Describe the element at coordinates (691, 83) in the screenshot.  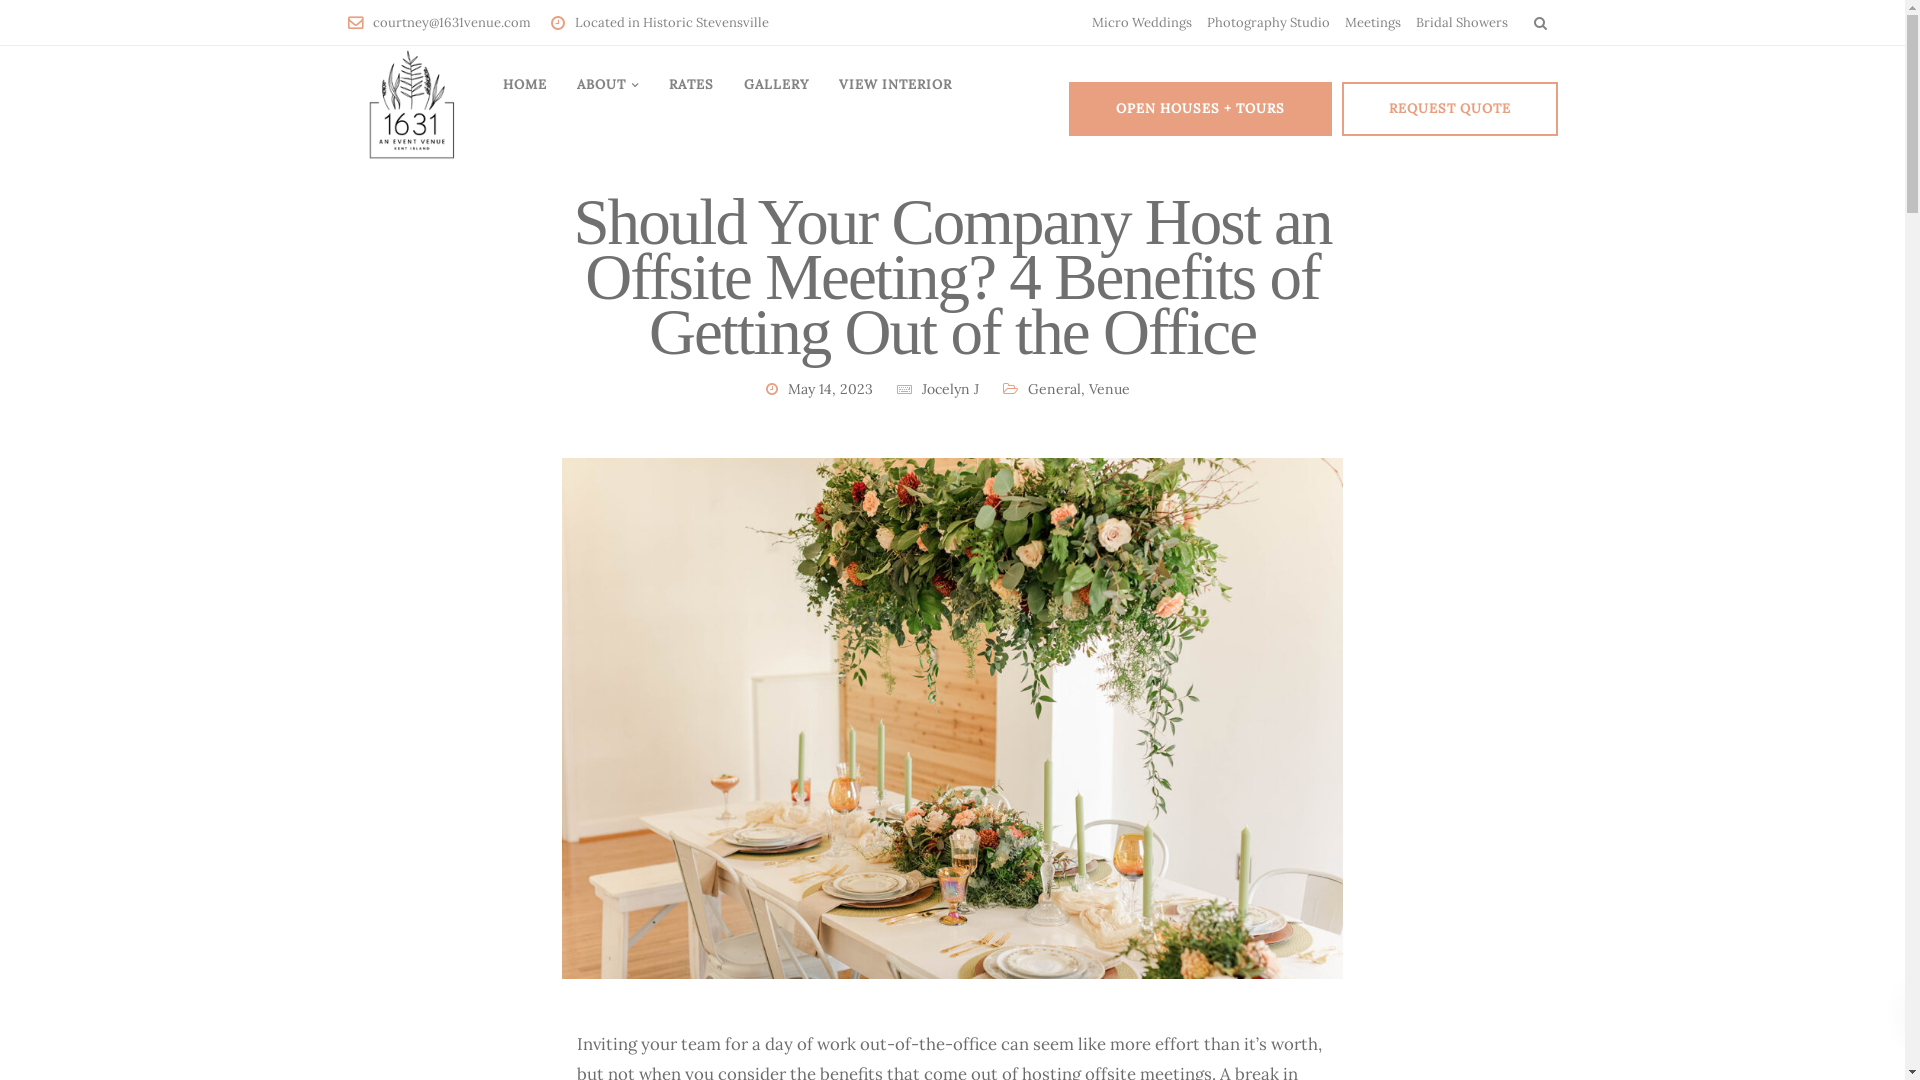
I see `'RATES'` at that location.